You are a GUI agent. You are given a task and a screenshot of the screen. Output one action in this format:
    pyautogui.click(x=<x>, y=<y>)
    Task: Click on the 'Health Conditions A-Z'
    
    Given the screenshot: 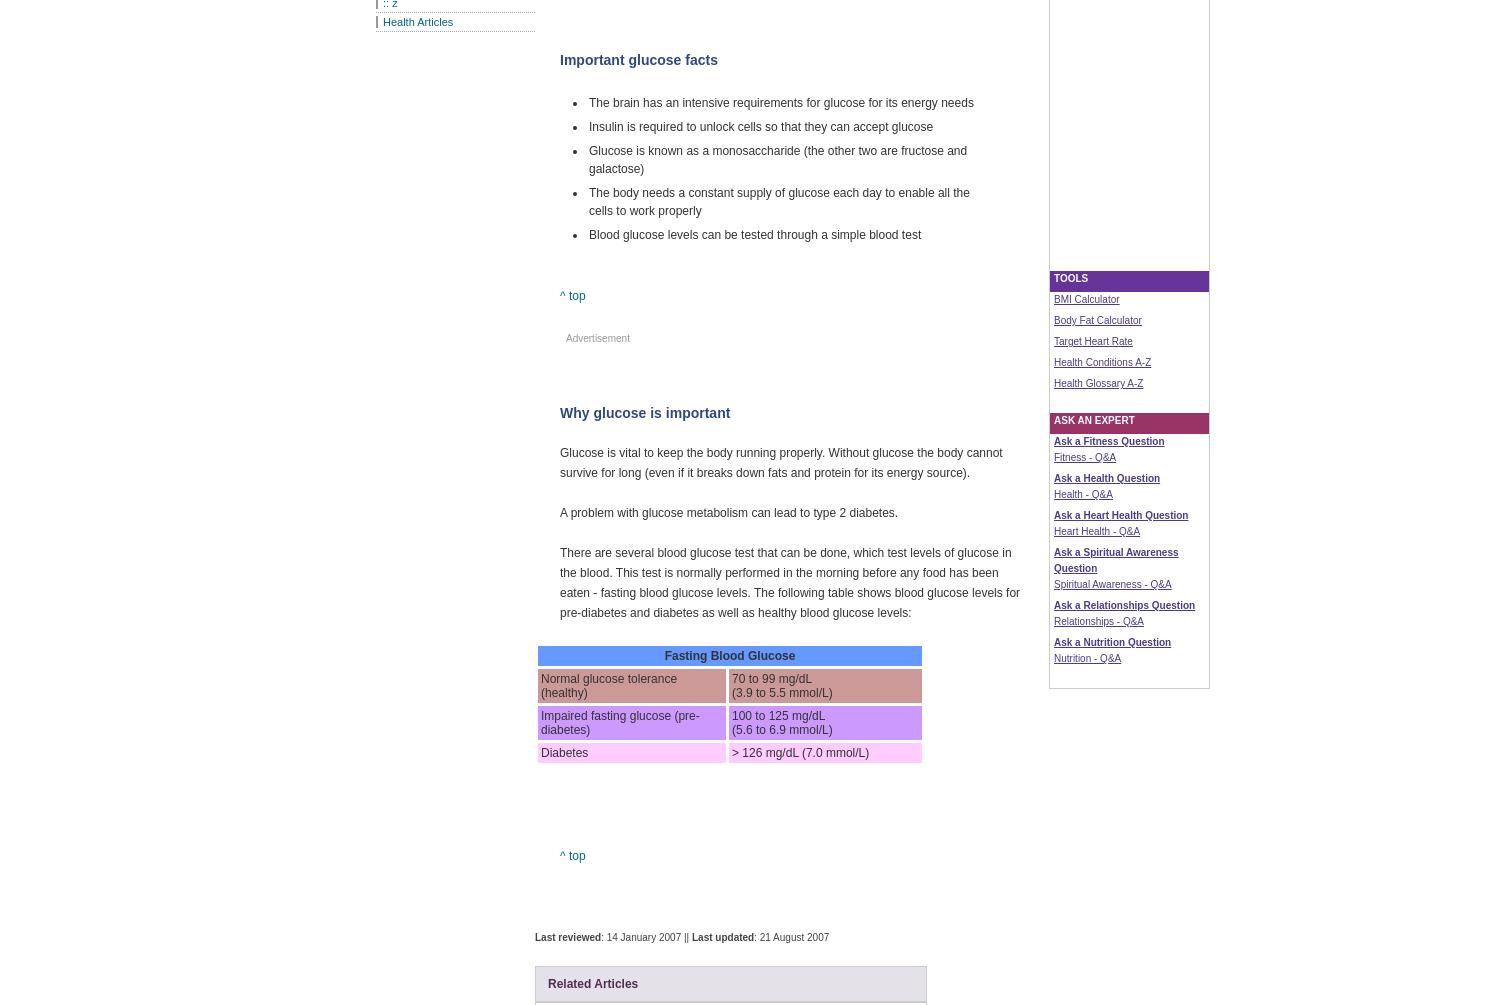 What is the action you would take?
    pyautogui.click(x=1101, y=362)
    